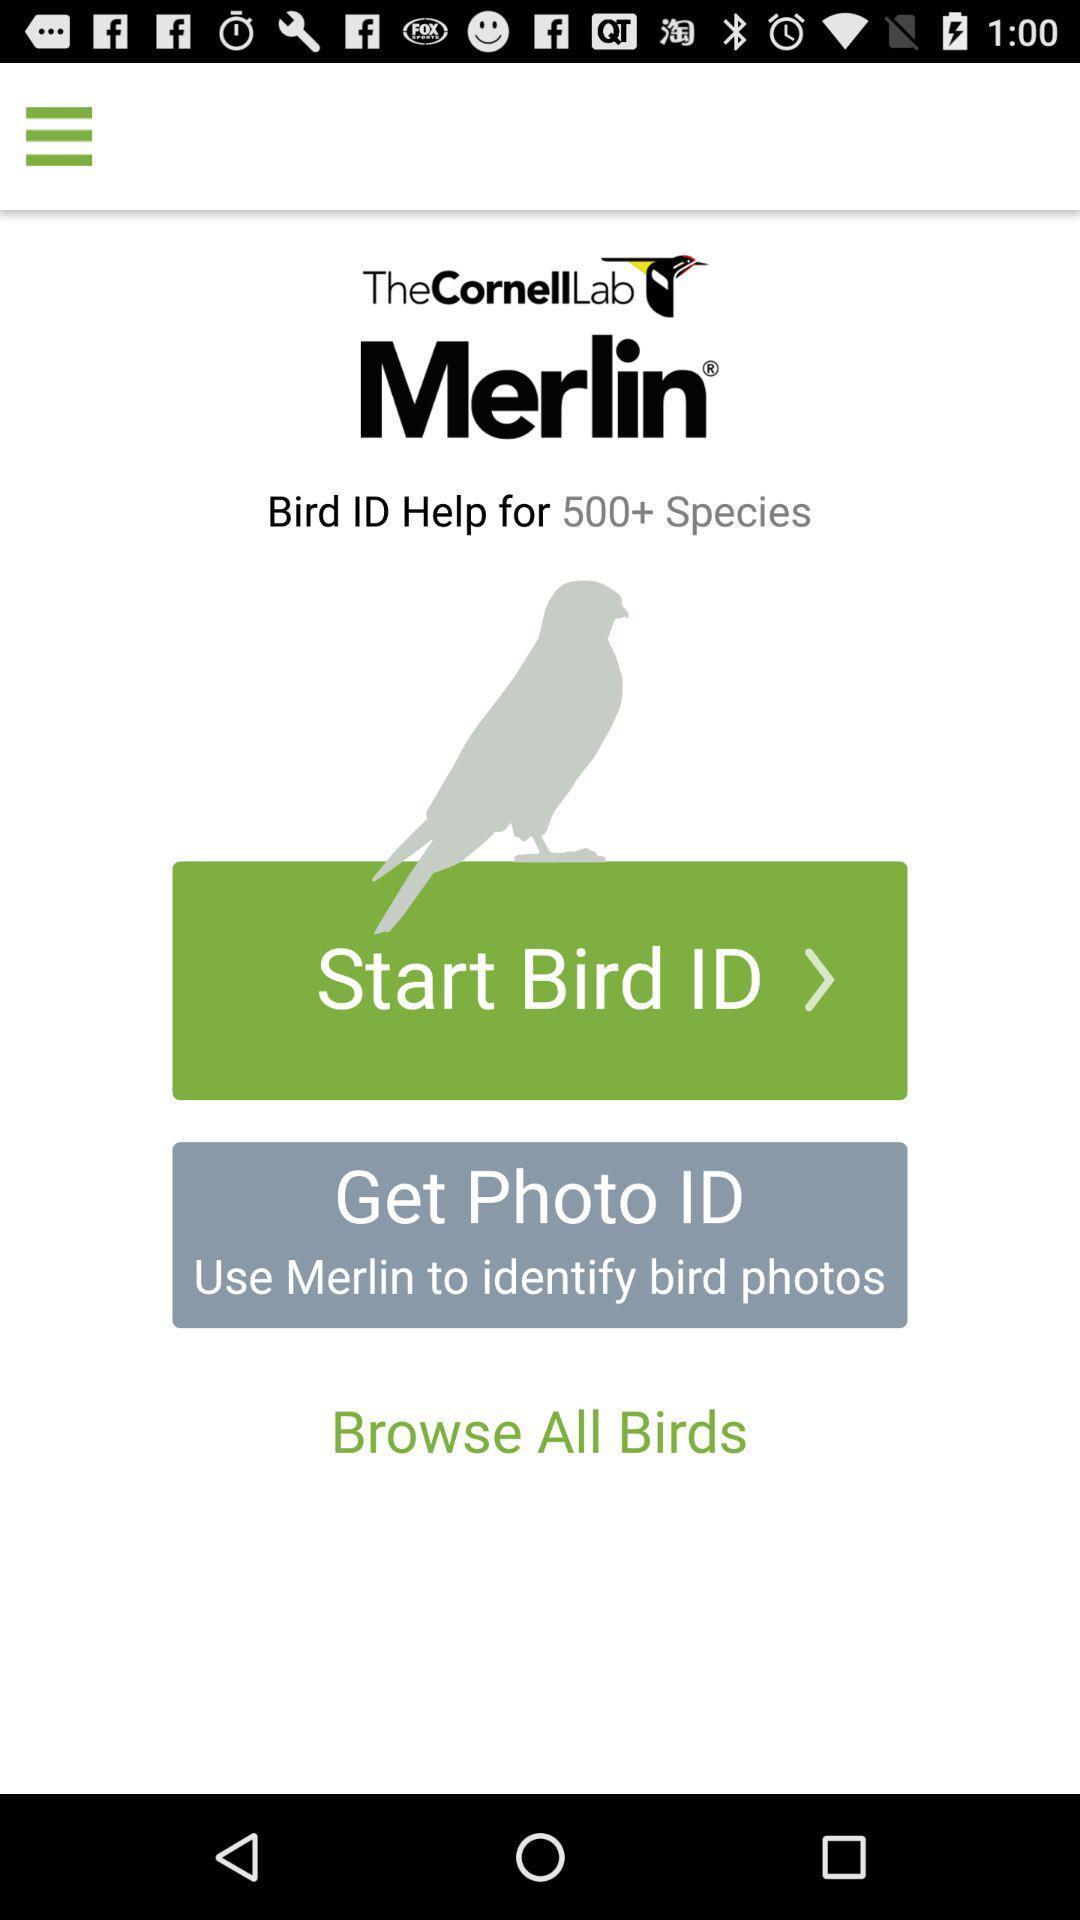 The image size is (1080, 1920). Describe the element at coordinates (538, 1194) in the screenshot. I see `the get photo id item` at that location.